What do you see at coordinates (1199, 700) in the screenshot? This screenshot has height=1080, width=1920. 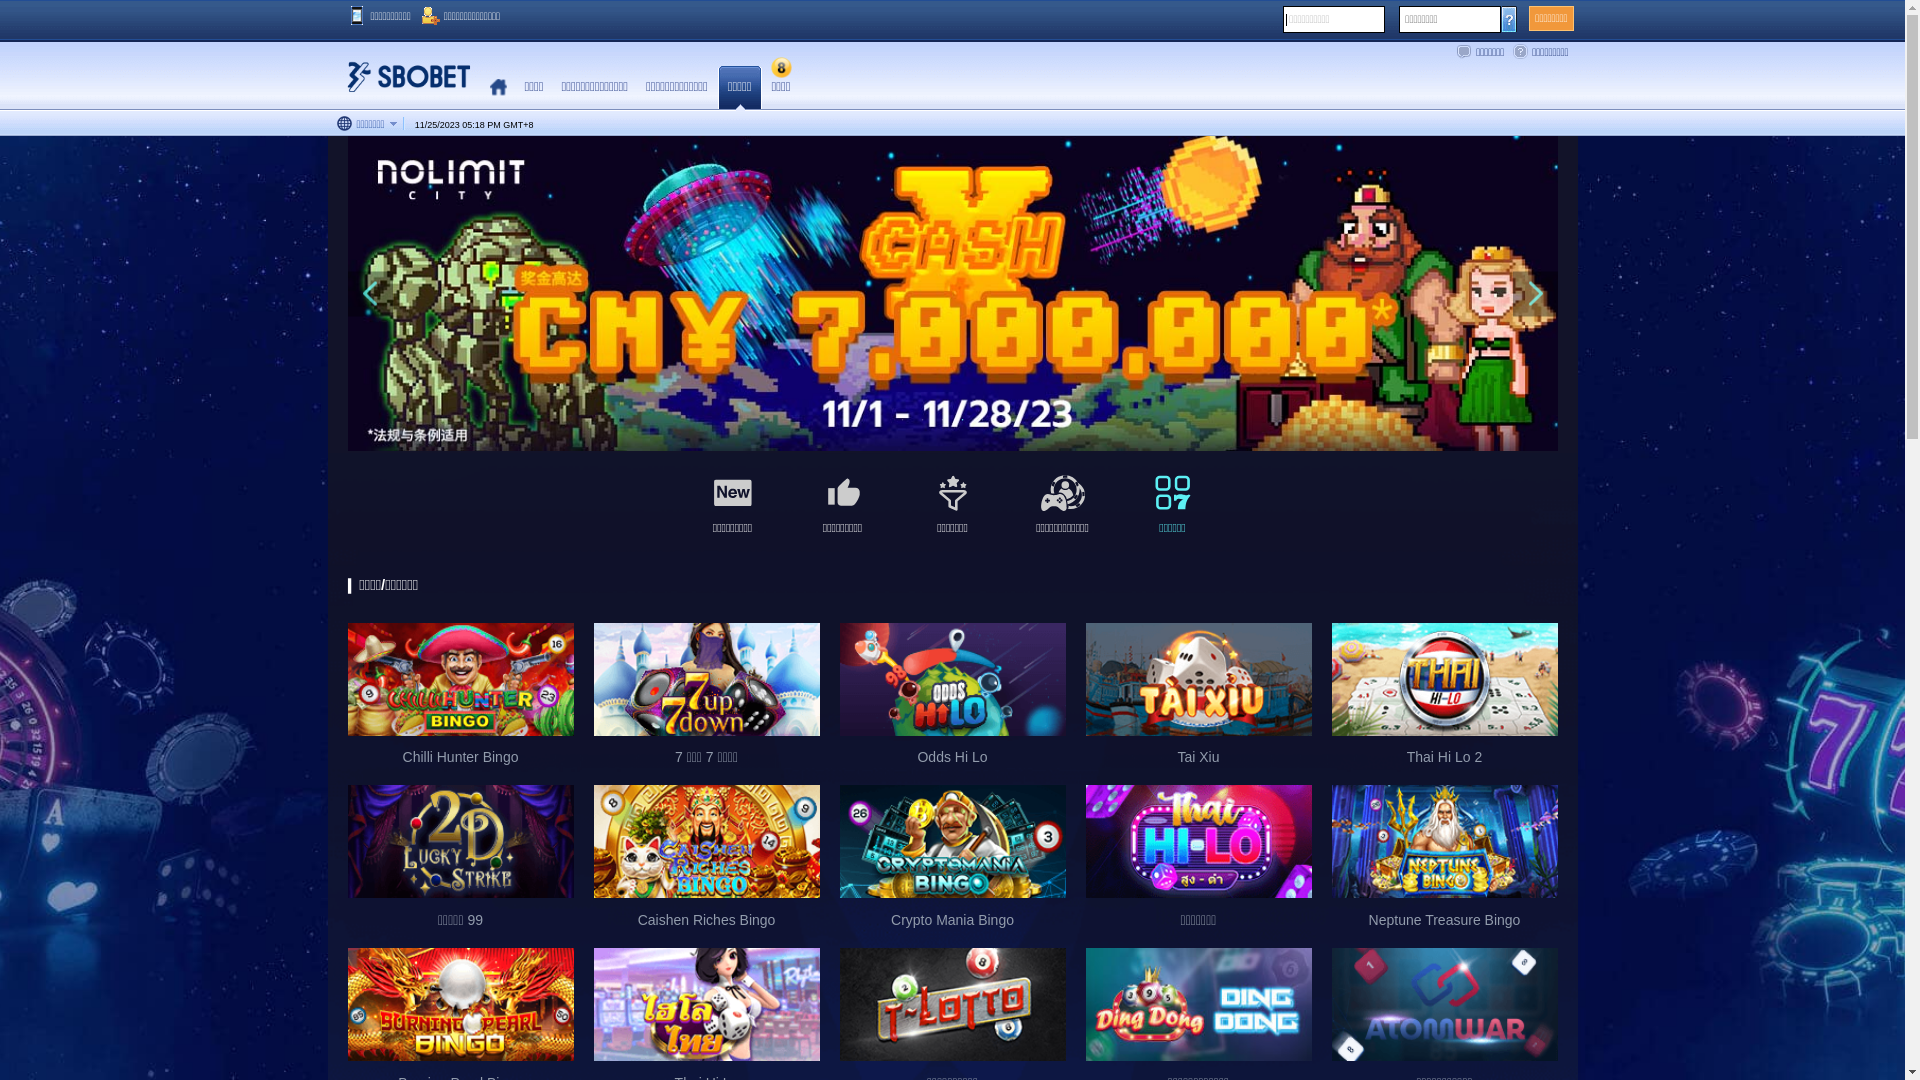 I see `'Tai Xiu'` at bounding box center [1199, 700].